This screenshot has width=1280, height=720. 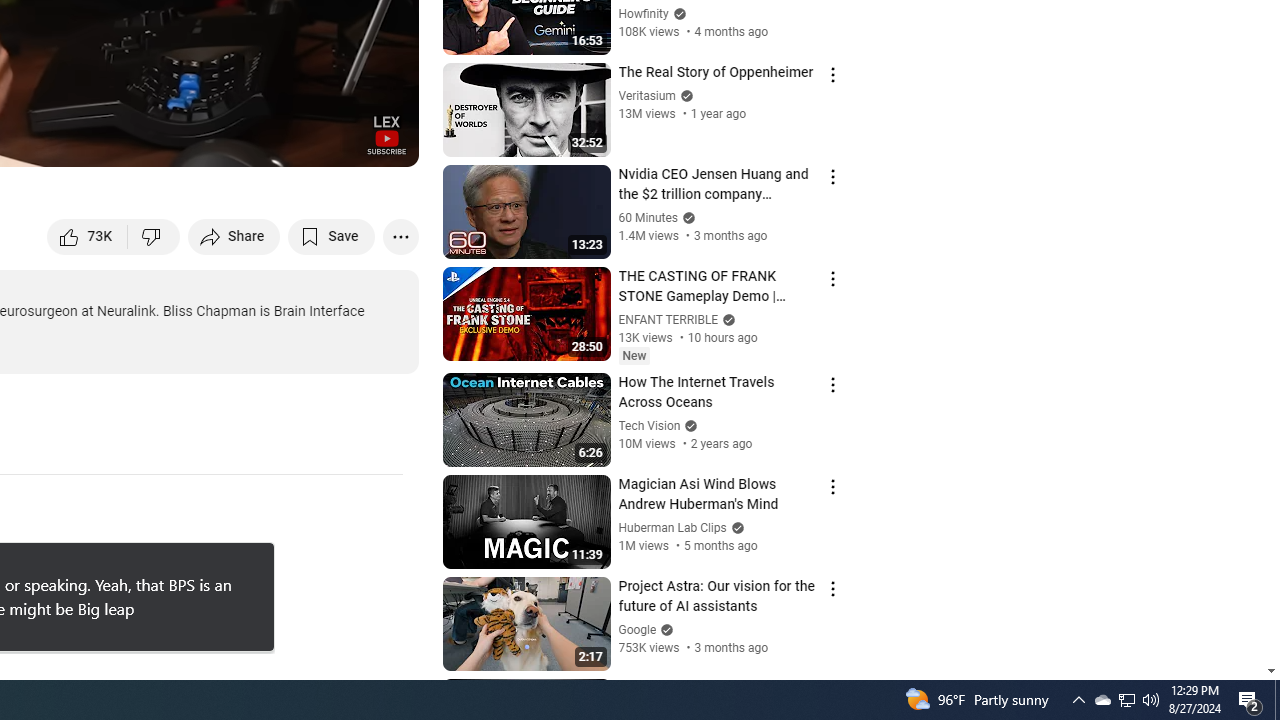 I want to click on 'Dislike this video', so click(x=153, y=235).